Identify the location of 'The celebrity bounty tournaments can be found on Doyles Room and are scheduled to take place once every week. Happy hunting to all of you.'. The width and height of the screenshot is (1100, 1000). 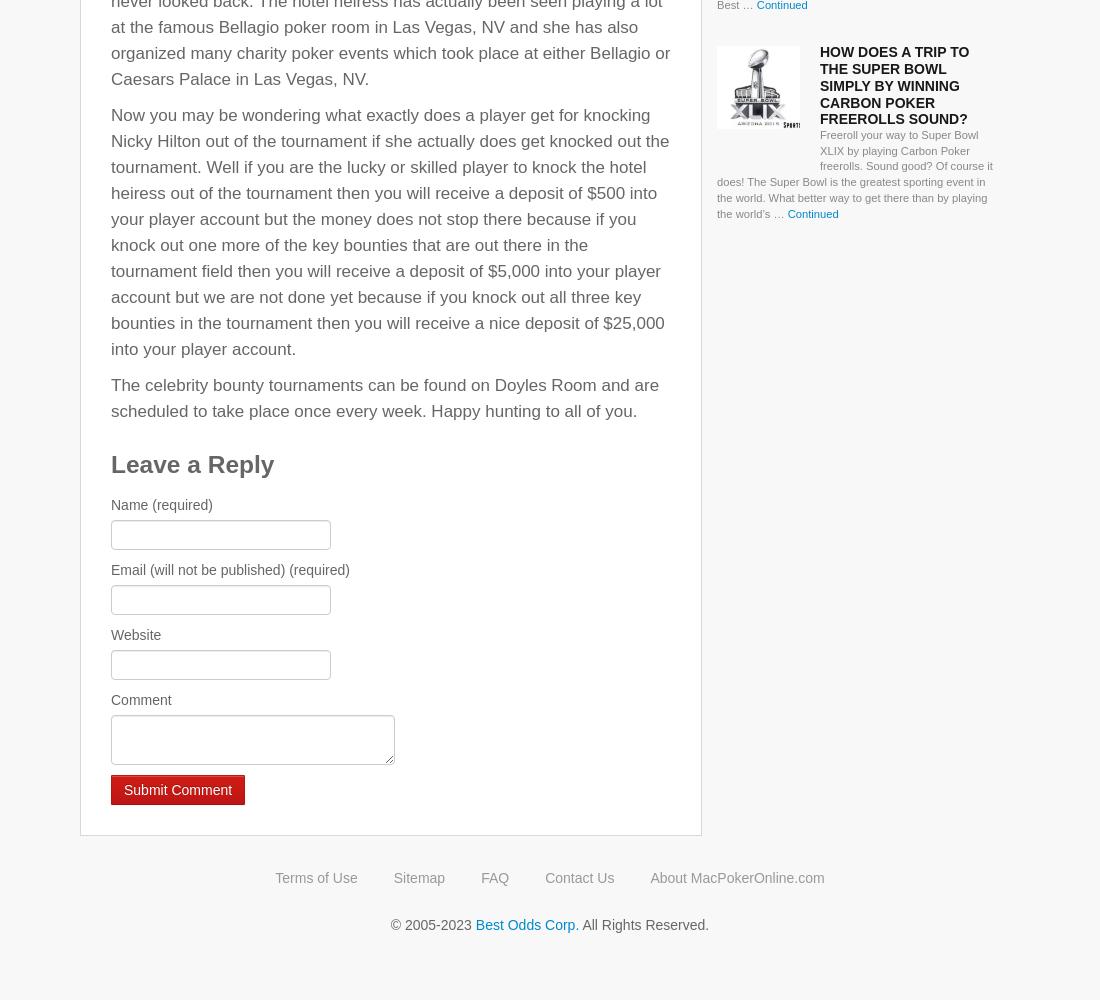
(385, 397).